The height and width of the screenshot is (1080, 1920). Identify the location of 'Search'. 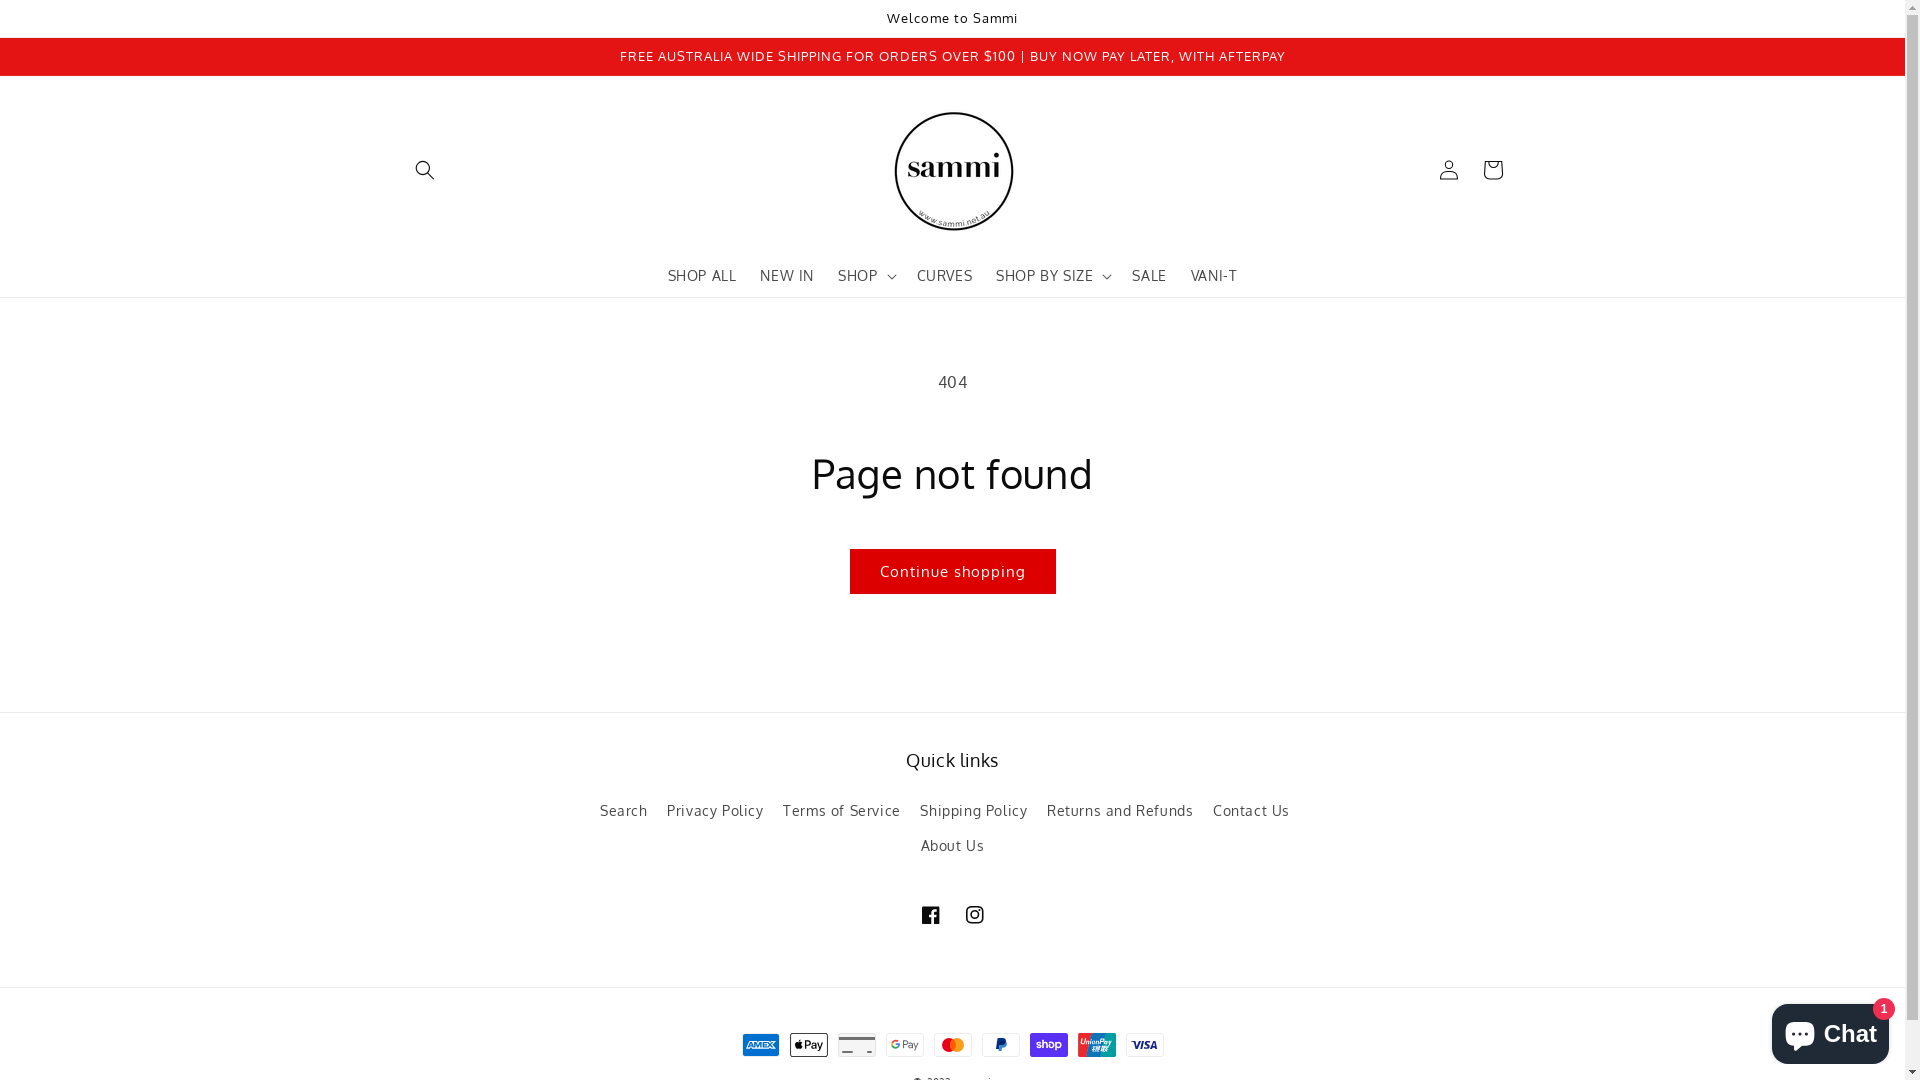
(599, 813).